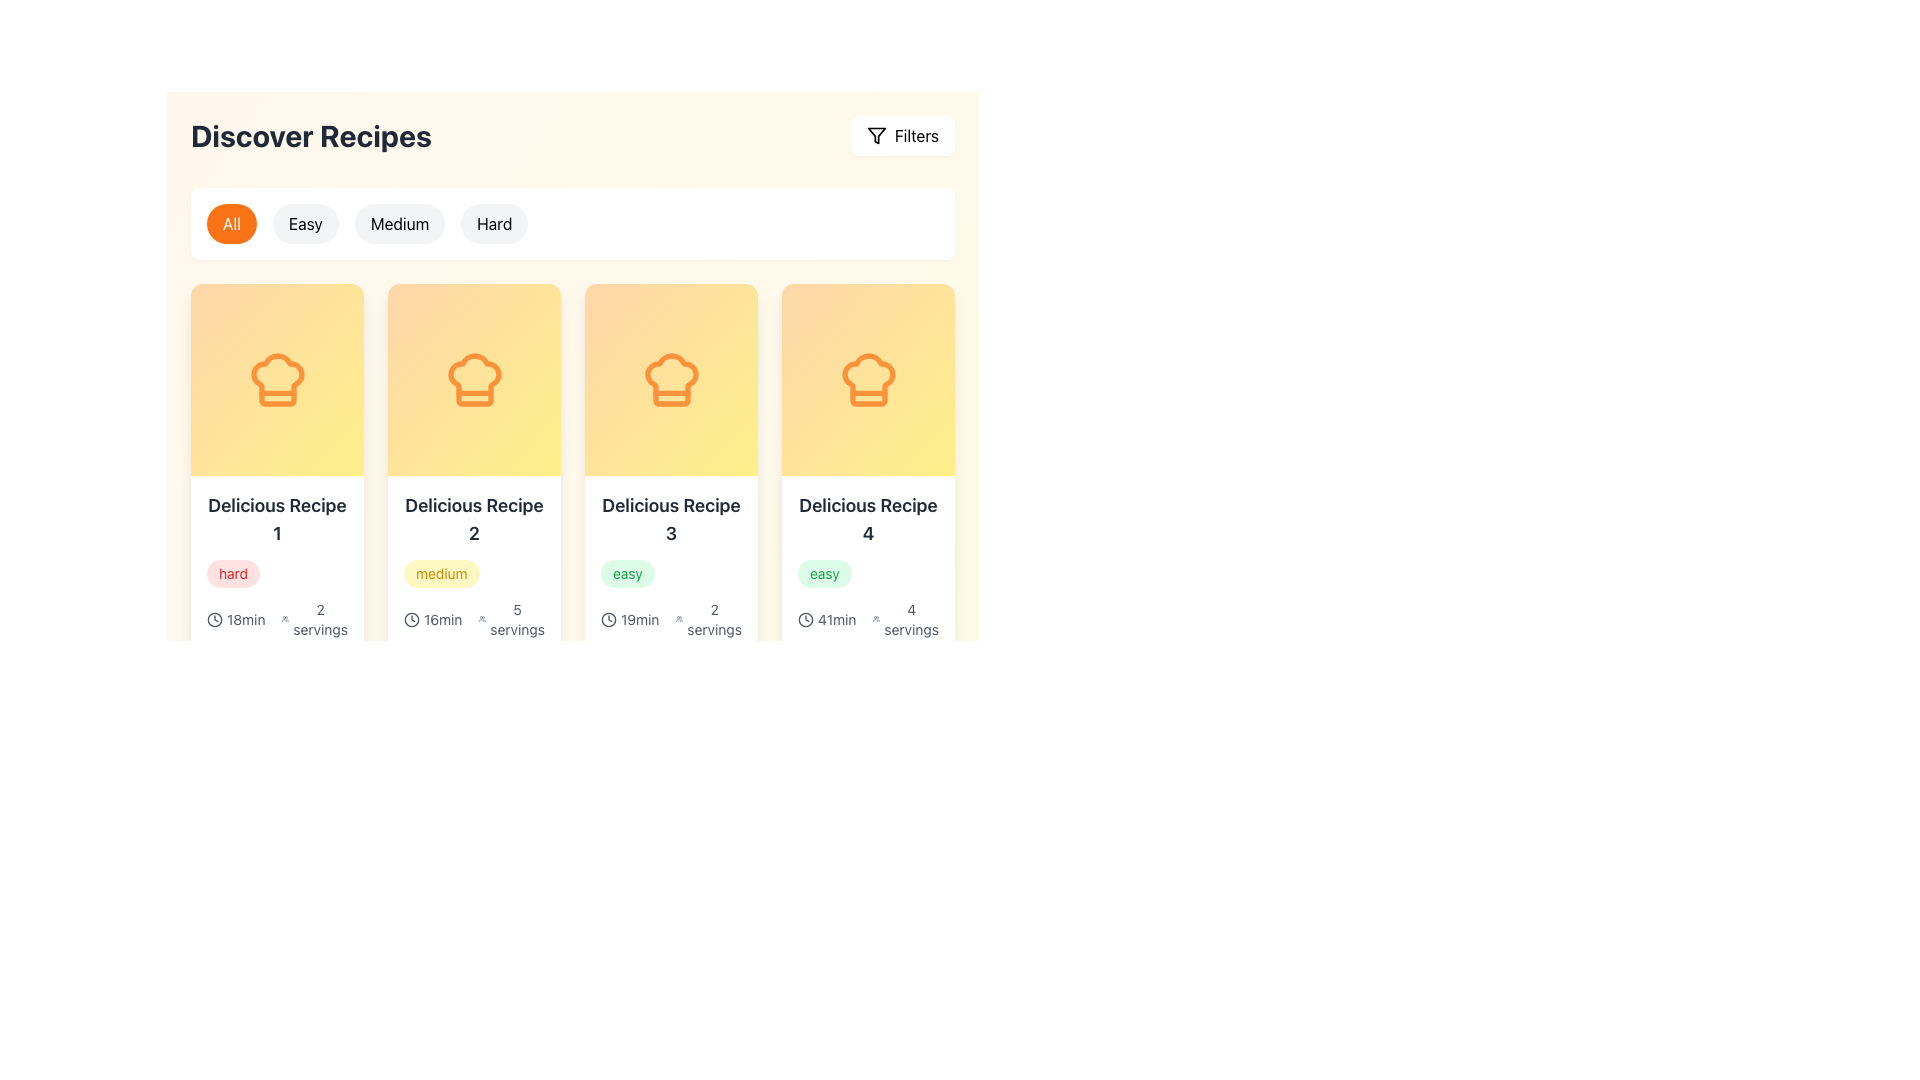 The width and height of the screenshot is (1920, 1080). I want to click on chef's hat icon, which is bright orange and located at the top-center of the fourth card titled 'Delicious Recipe 4', so click(868, 380).